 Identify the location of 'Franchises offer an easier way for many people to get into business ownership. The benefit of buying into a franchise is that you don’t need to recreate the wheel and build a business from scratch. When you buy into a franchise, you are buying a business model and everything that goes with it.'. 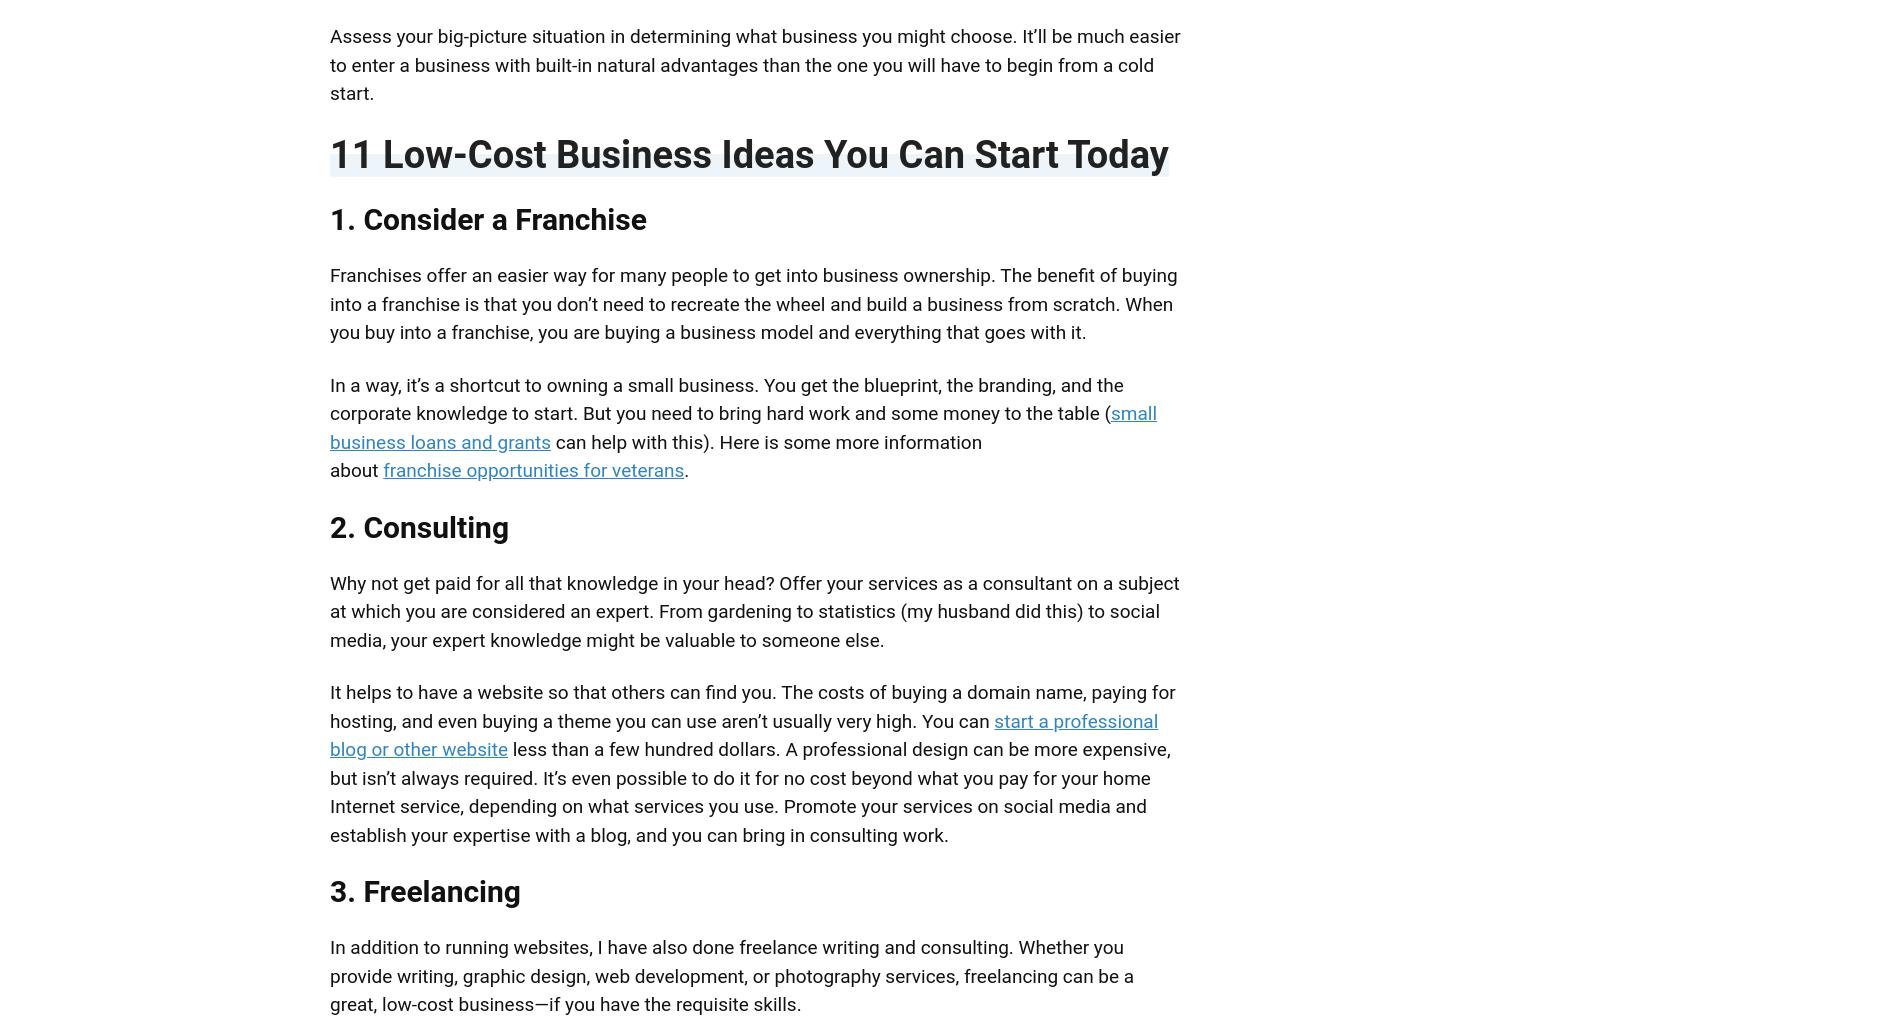
(329, 303).